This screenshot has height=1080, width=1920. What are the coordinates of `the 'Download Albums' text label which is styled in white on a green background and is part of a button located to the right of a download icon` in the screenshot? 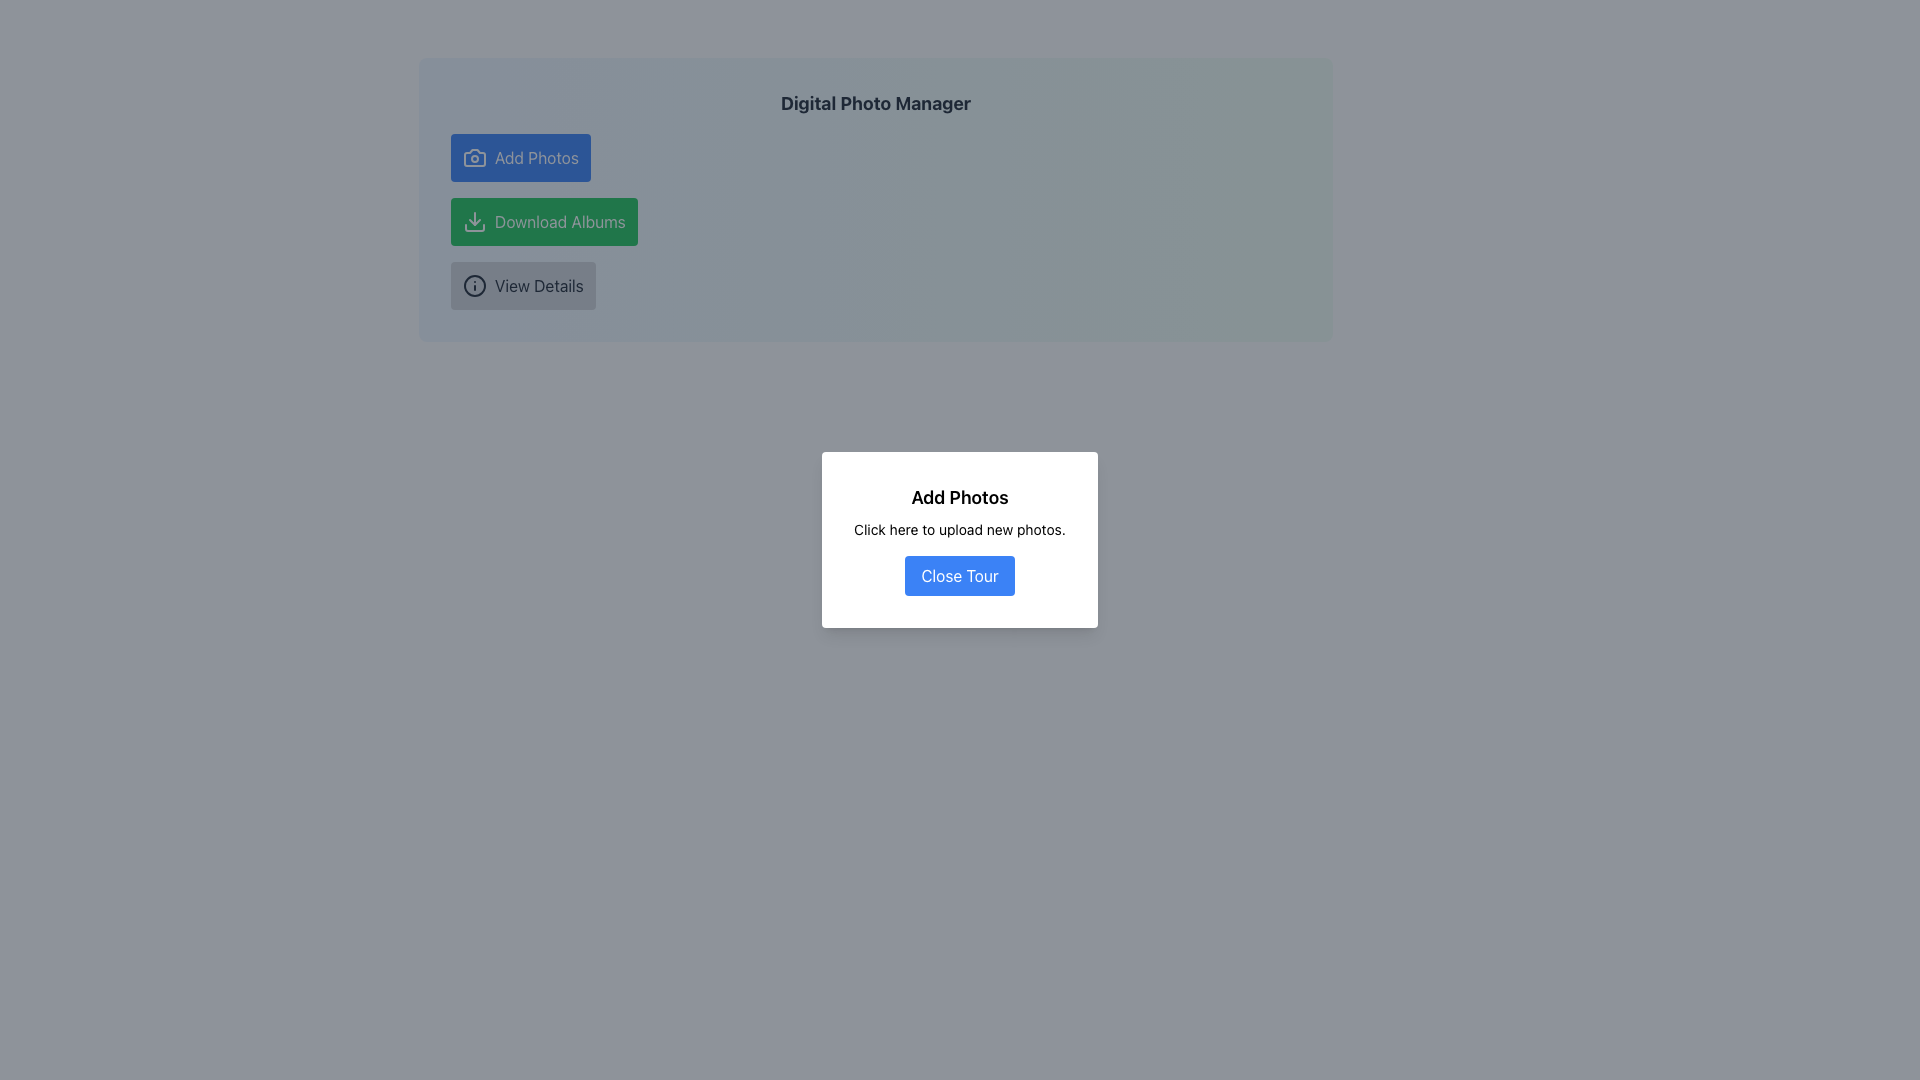 It's located at (560, 222).